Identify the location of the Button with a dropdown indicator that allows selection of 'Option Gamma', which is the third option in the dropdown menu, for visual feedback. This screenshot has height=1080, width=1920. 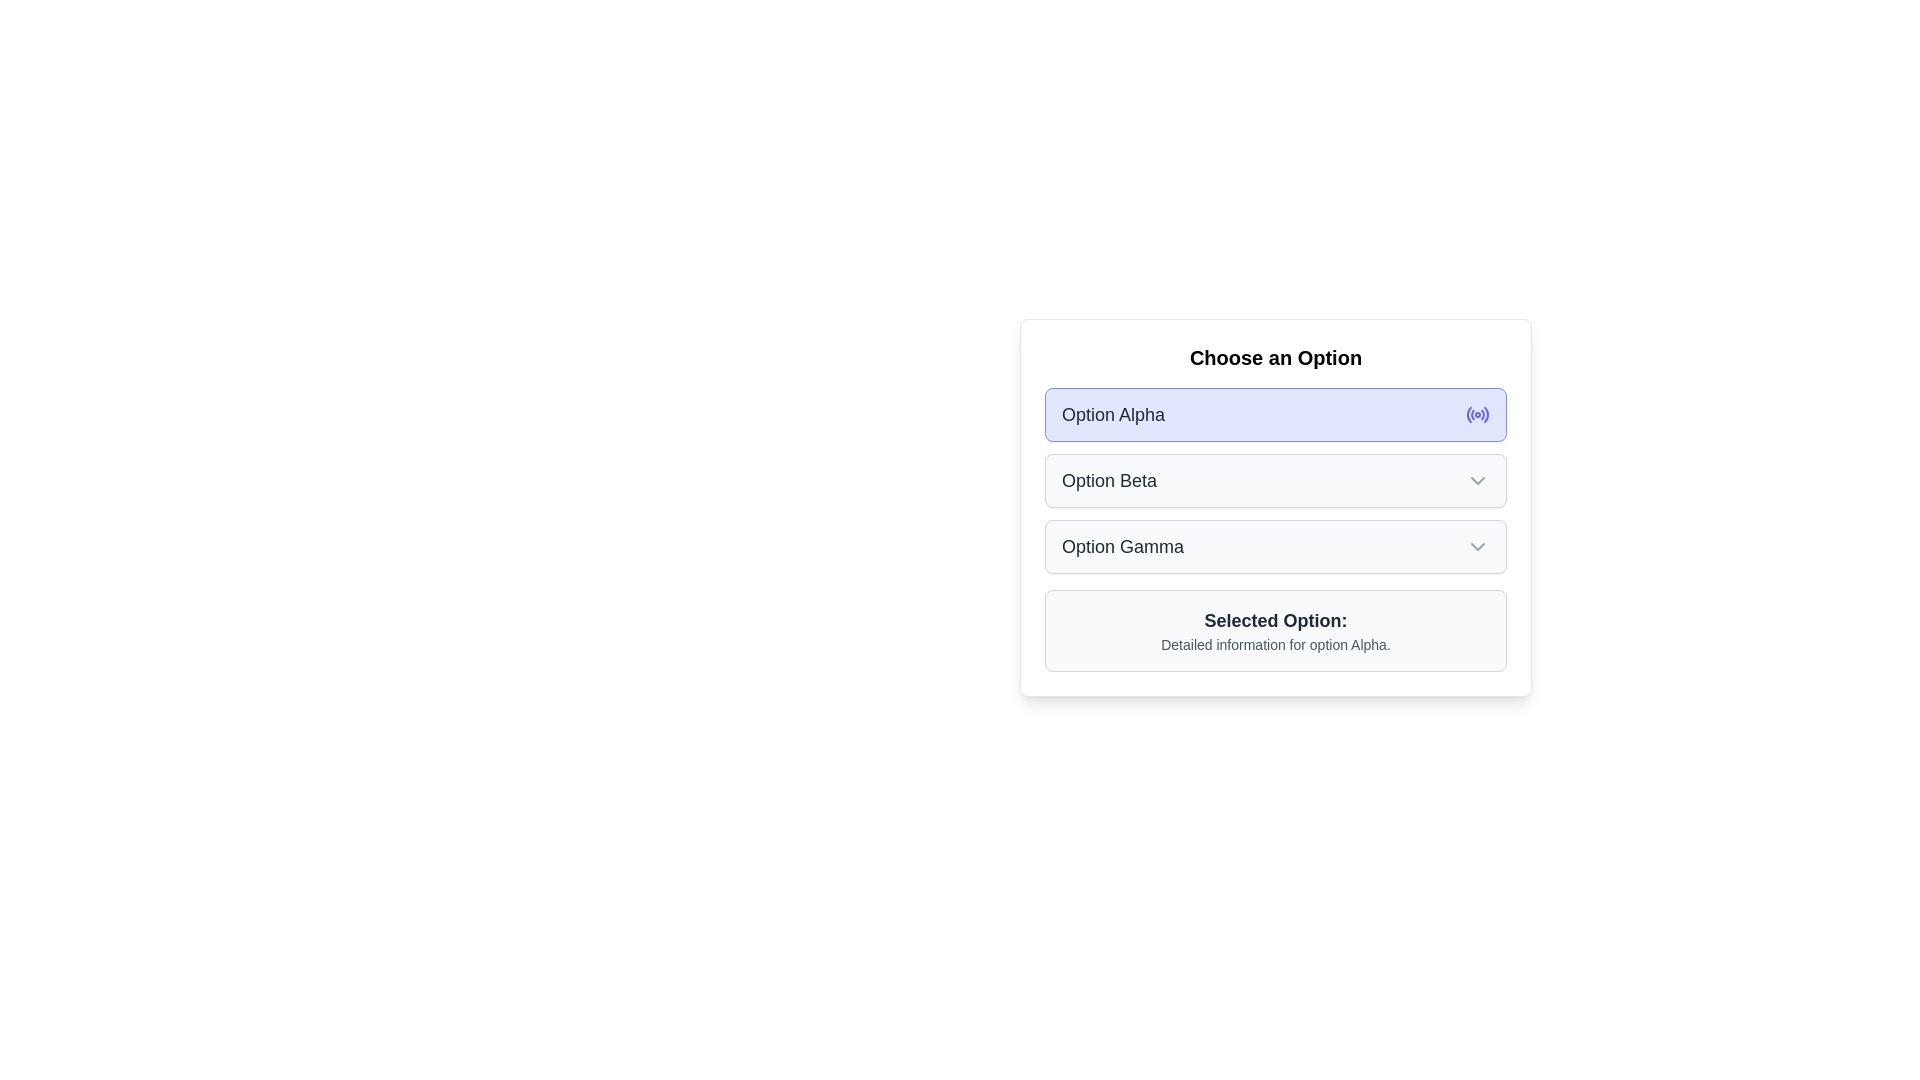
(1275, 547).